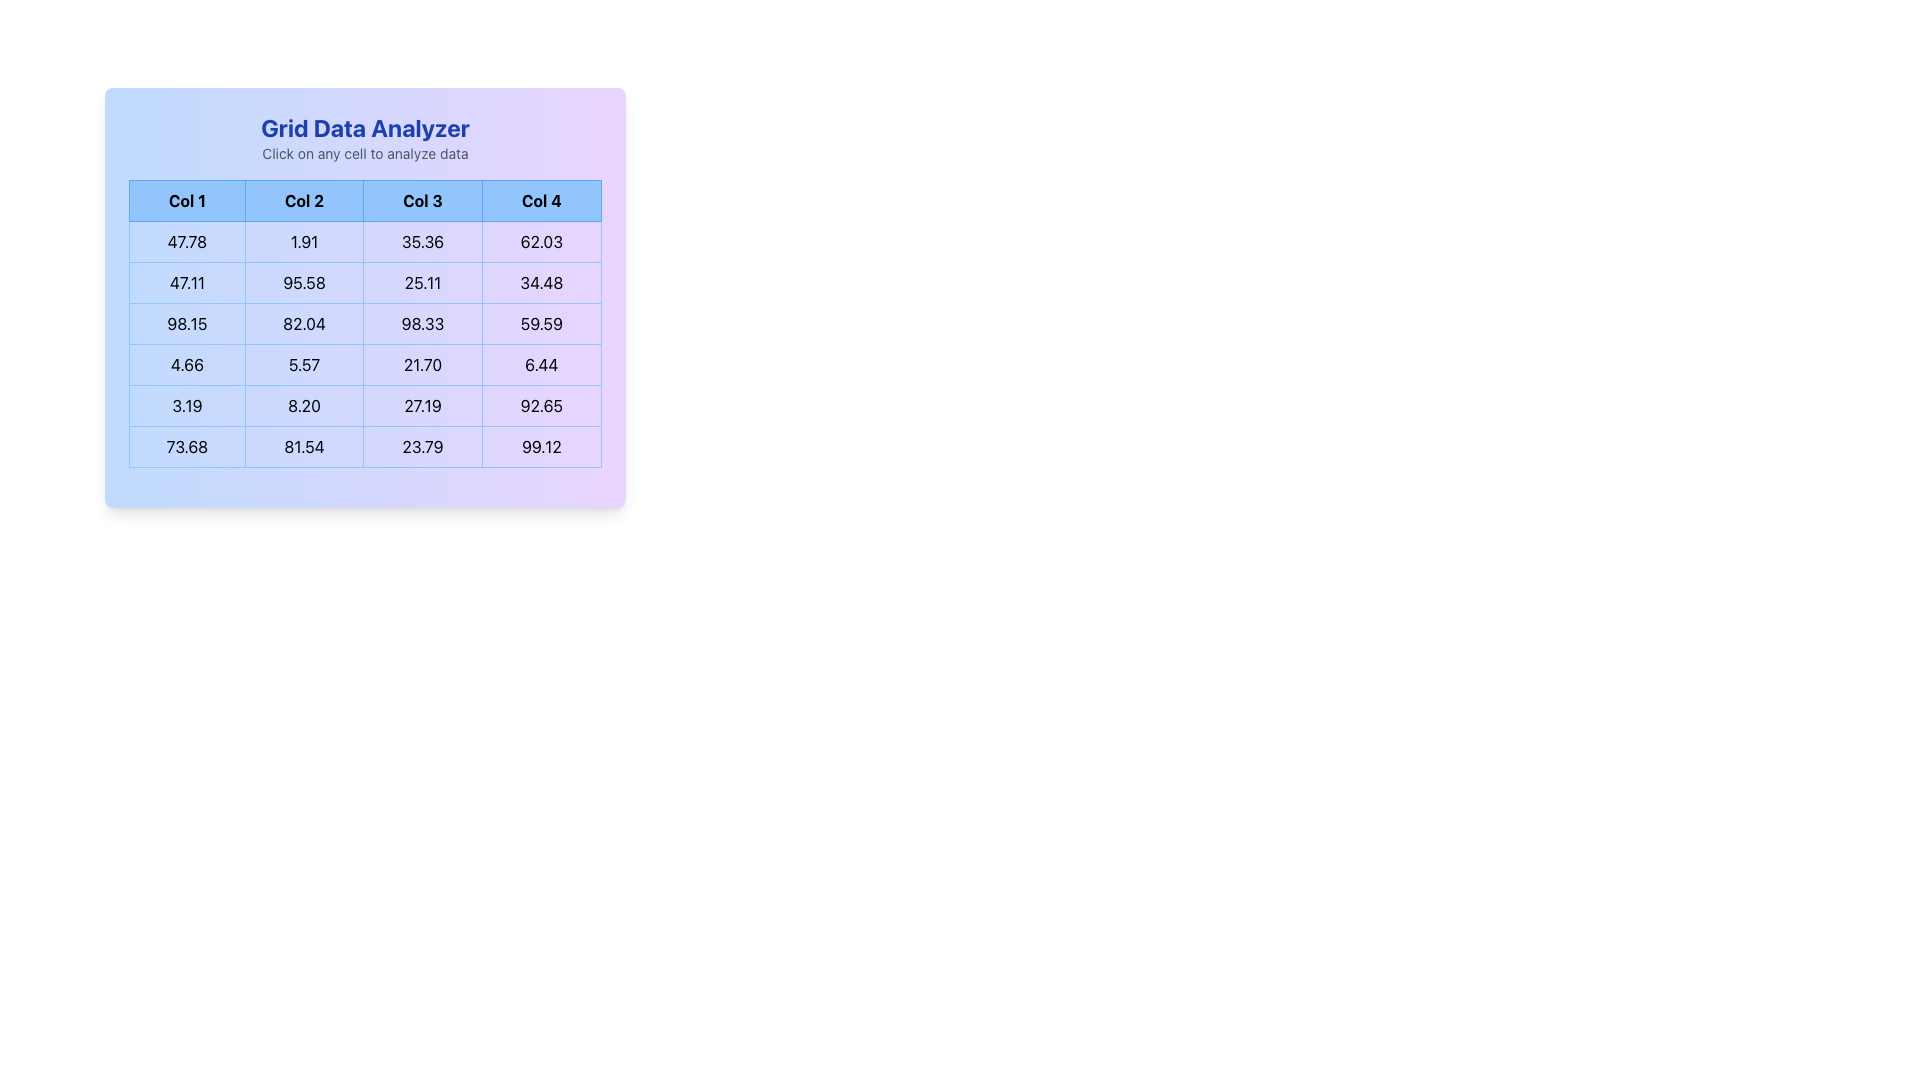  What do you see at coordinates (421, 446) in the screenshot?
I see `the Text display cell that shows the numeric value '23.79' in bold black font, which is located in the third column of the last row of a grid structure` at bounding box center [421, 446].